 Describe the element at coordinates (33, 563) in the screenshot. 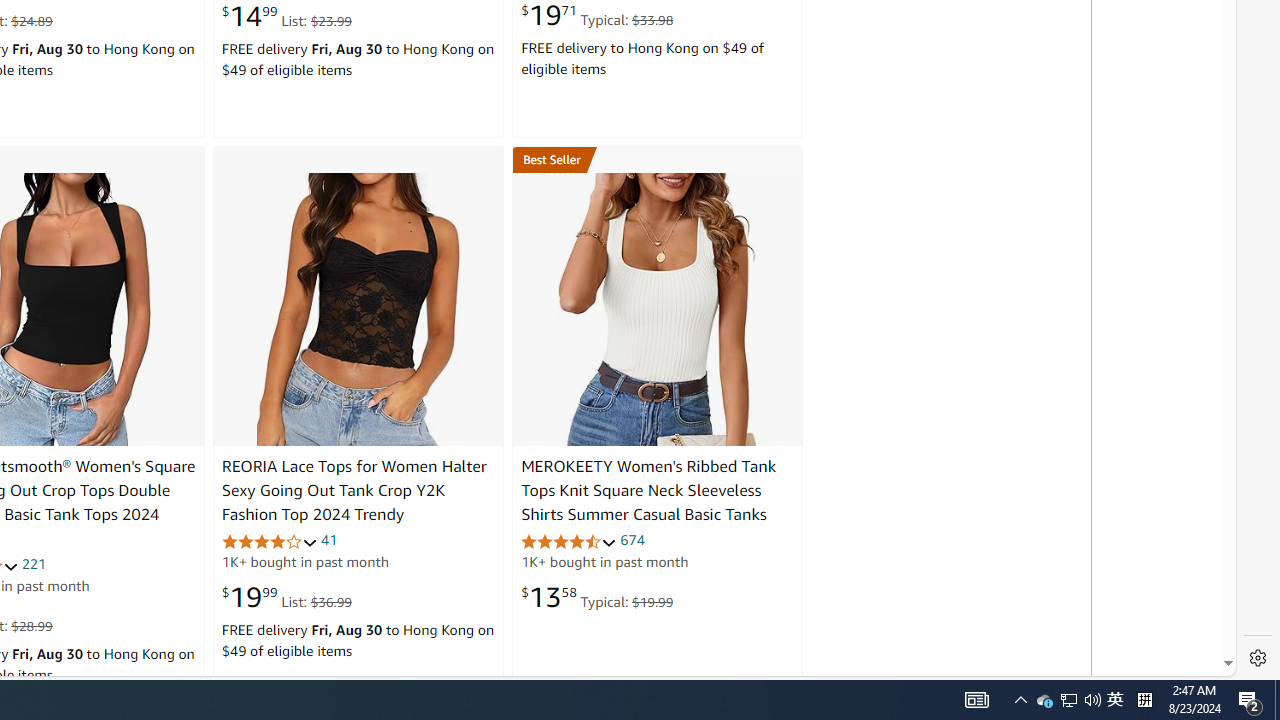

I see `'221'` at that location.